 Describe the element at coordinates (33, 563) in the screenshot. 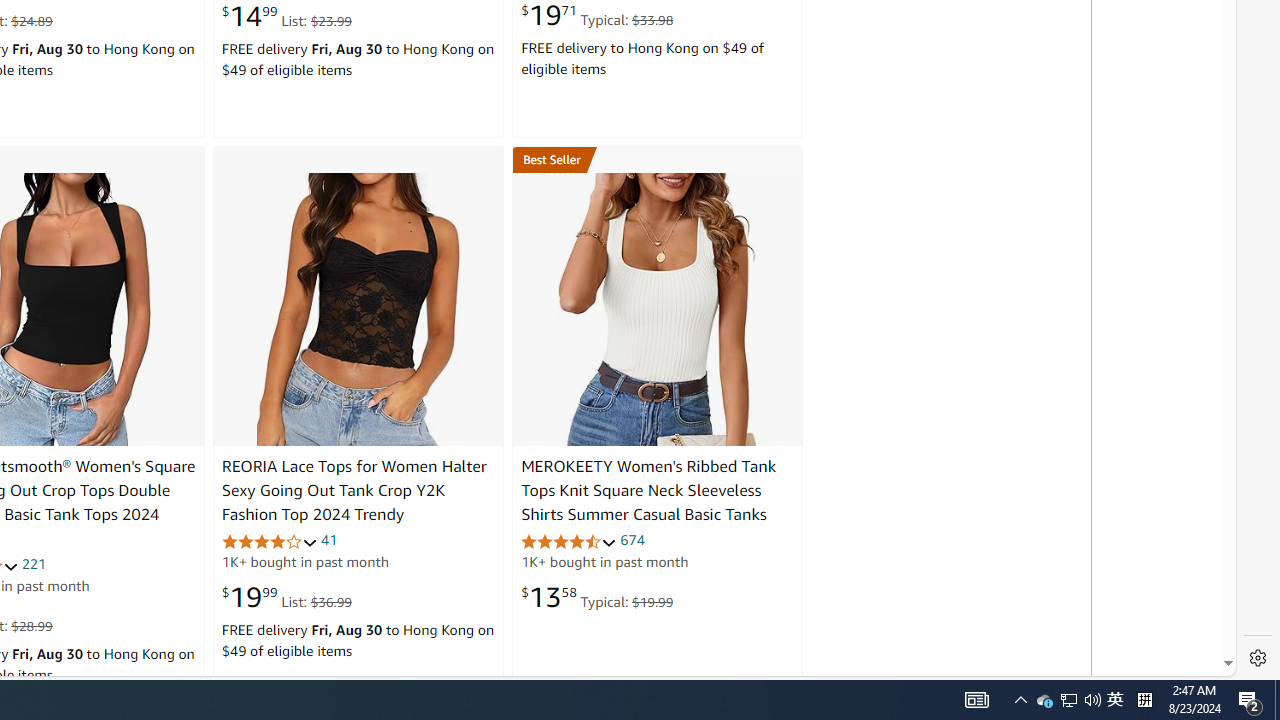

I see `'221'` at that location.